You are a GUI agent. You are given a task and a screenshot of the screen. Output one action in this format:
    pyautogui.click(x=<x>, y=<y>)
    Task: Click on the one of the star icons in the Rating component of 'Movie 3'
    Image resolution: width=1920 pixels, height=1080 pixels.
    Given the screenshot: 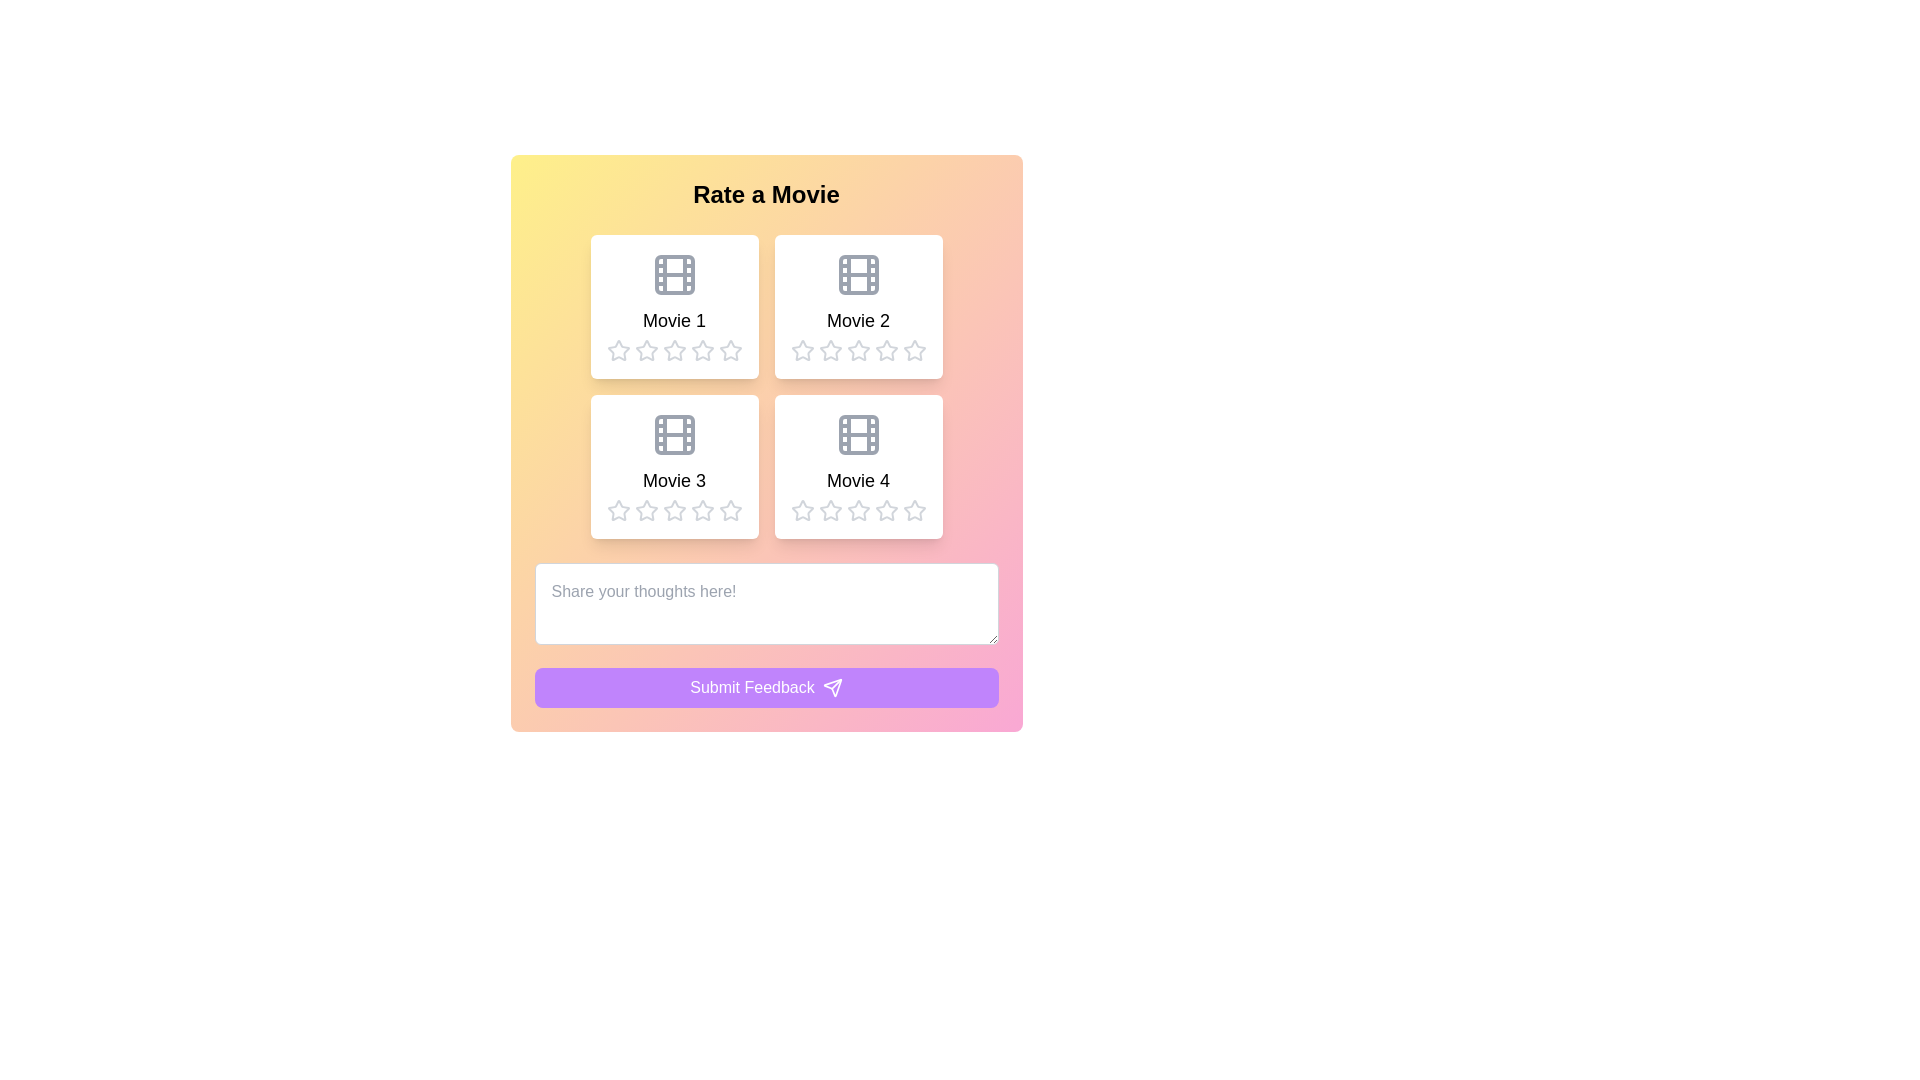 What is the action you would take?
    pyautogui.click(x=674, y=509)
    